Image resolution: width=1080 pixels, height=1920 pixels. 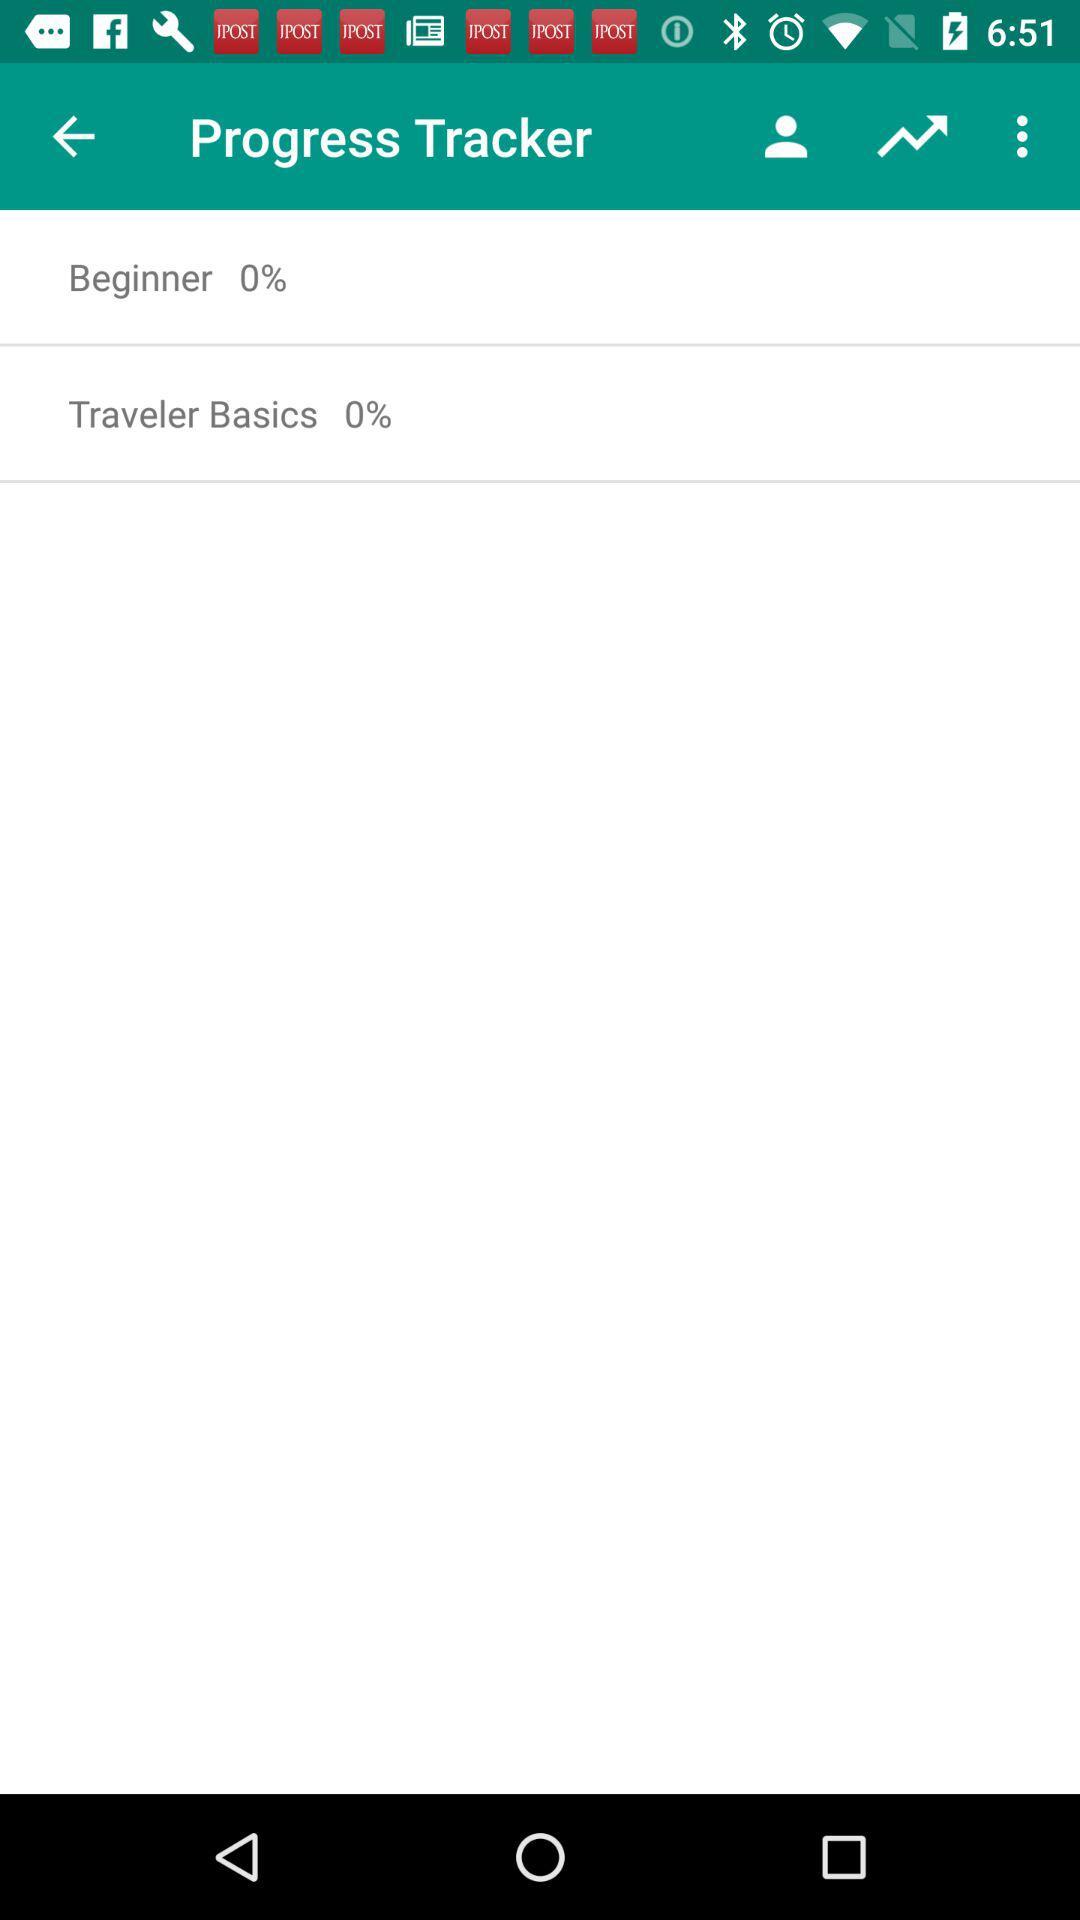 What do you see at coordinates (72, 135) in the screenshot?
I see `item to the left of progress tracker` at bounding box center [72, 135].